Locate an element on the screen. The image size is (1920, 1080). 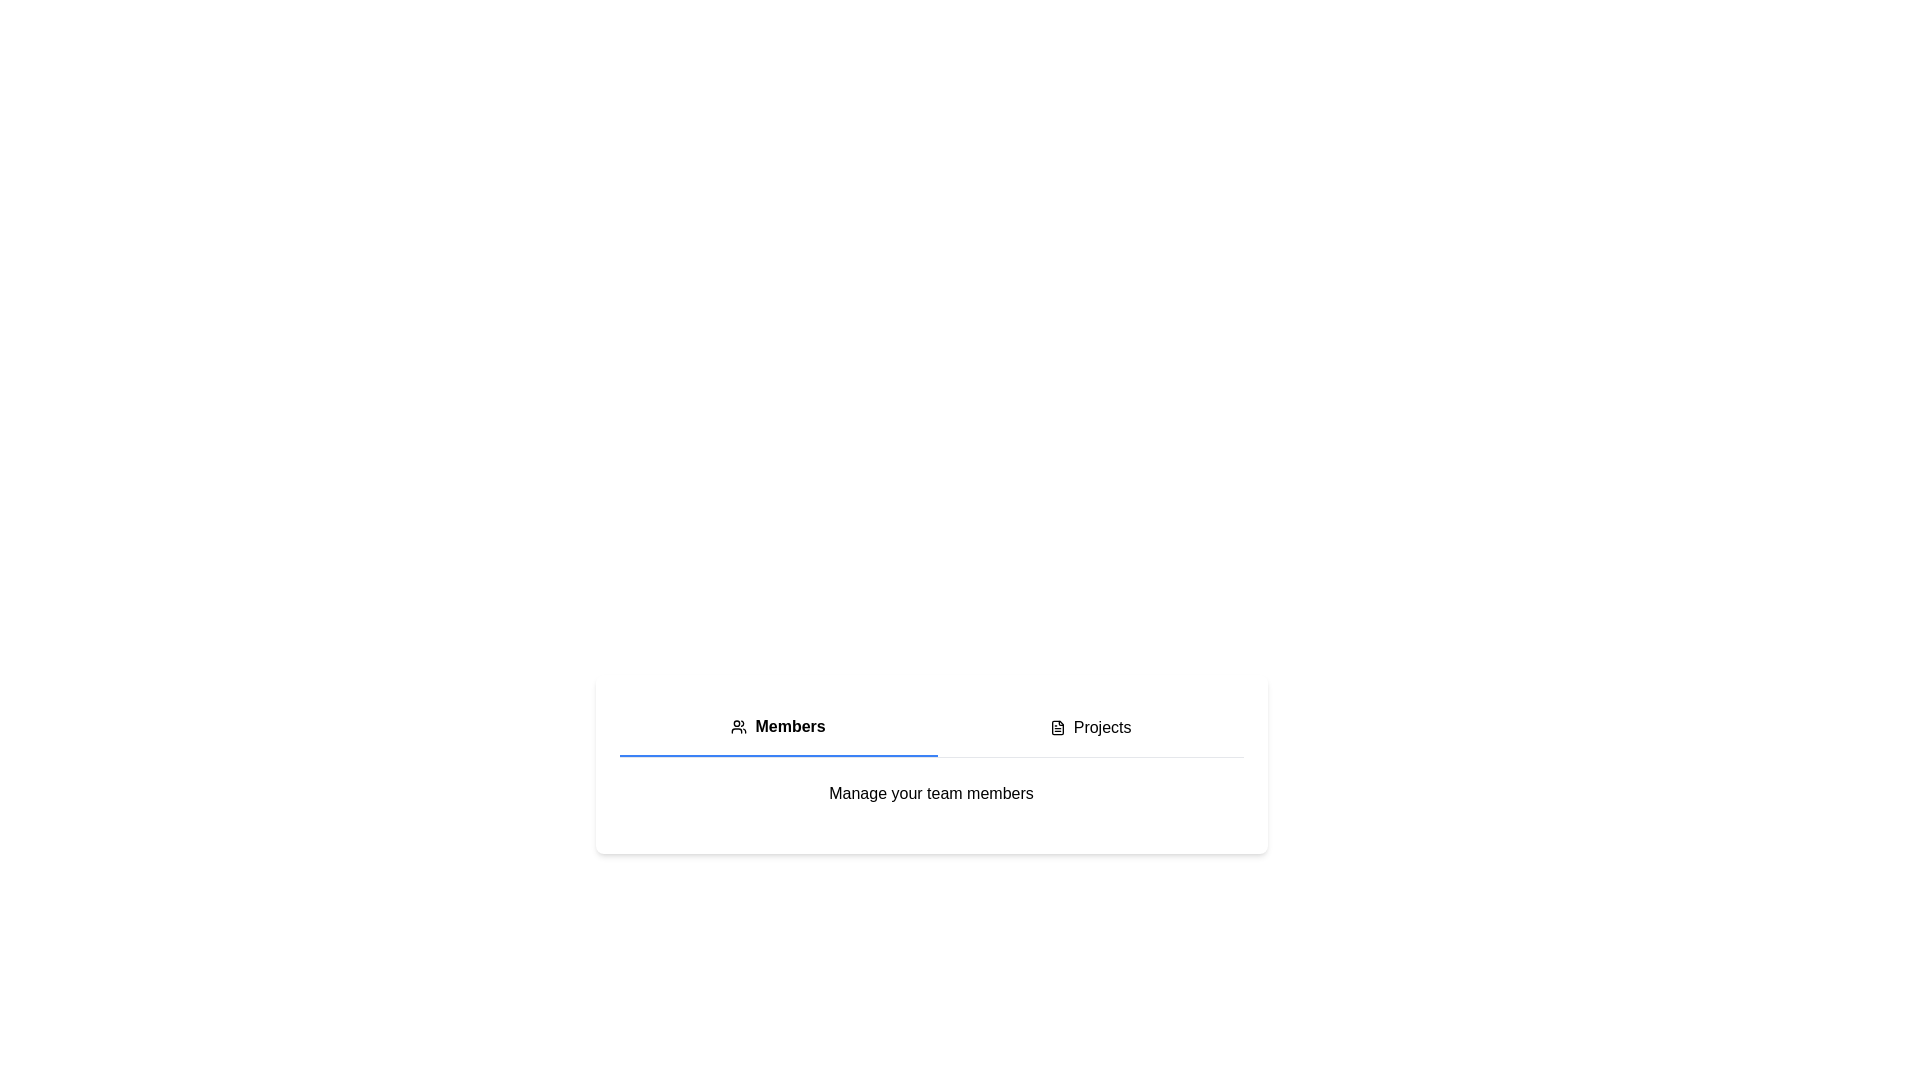
the decorative icon associated with the 'Projects' label located in the horizontal header bar, which is the first item on the right side of the bar is located at coordinates (1056, 728).